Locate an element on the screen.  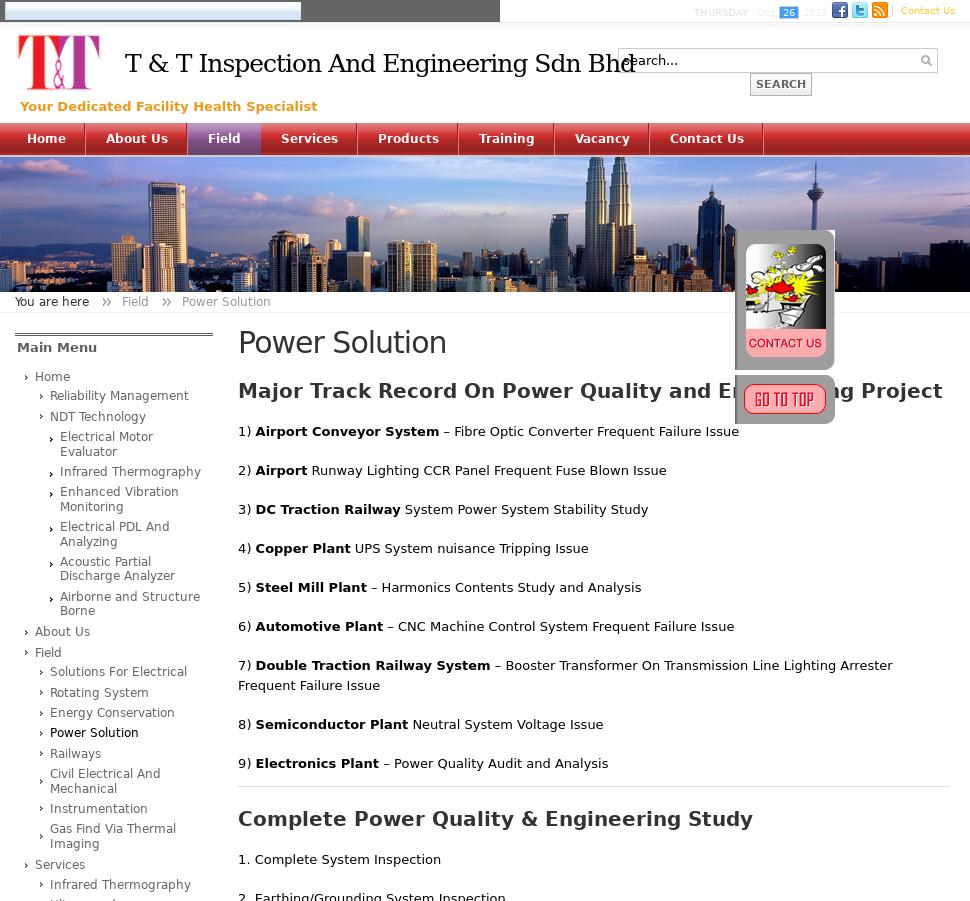
'Semiconductor Plant' is located at coordinates (331, 722).